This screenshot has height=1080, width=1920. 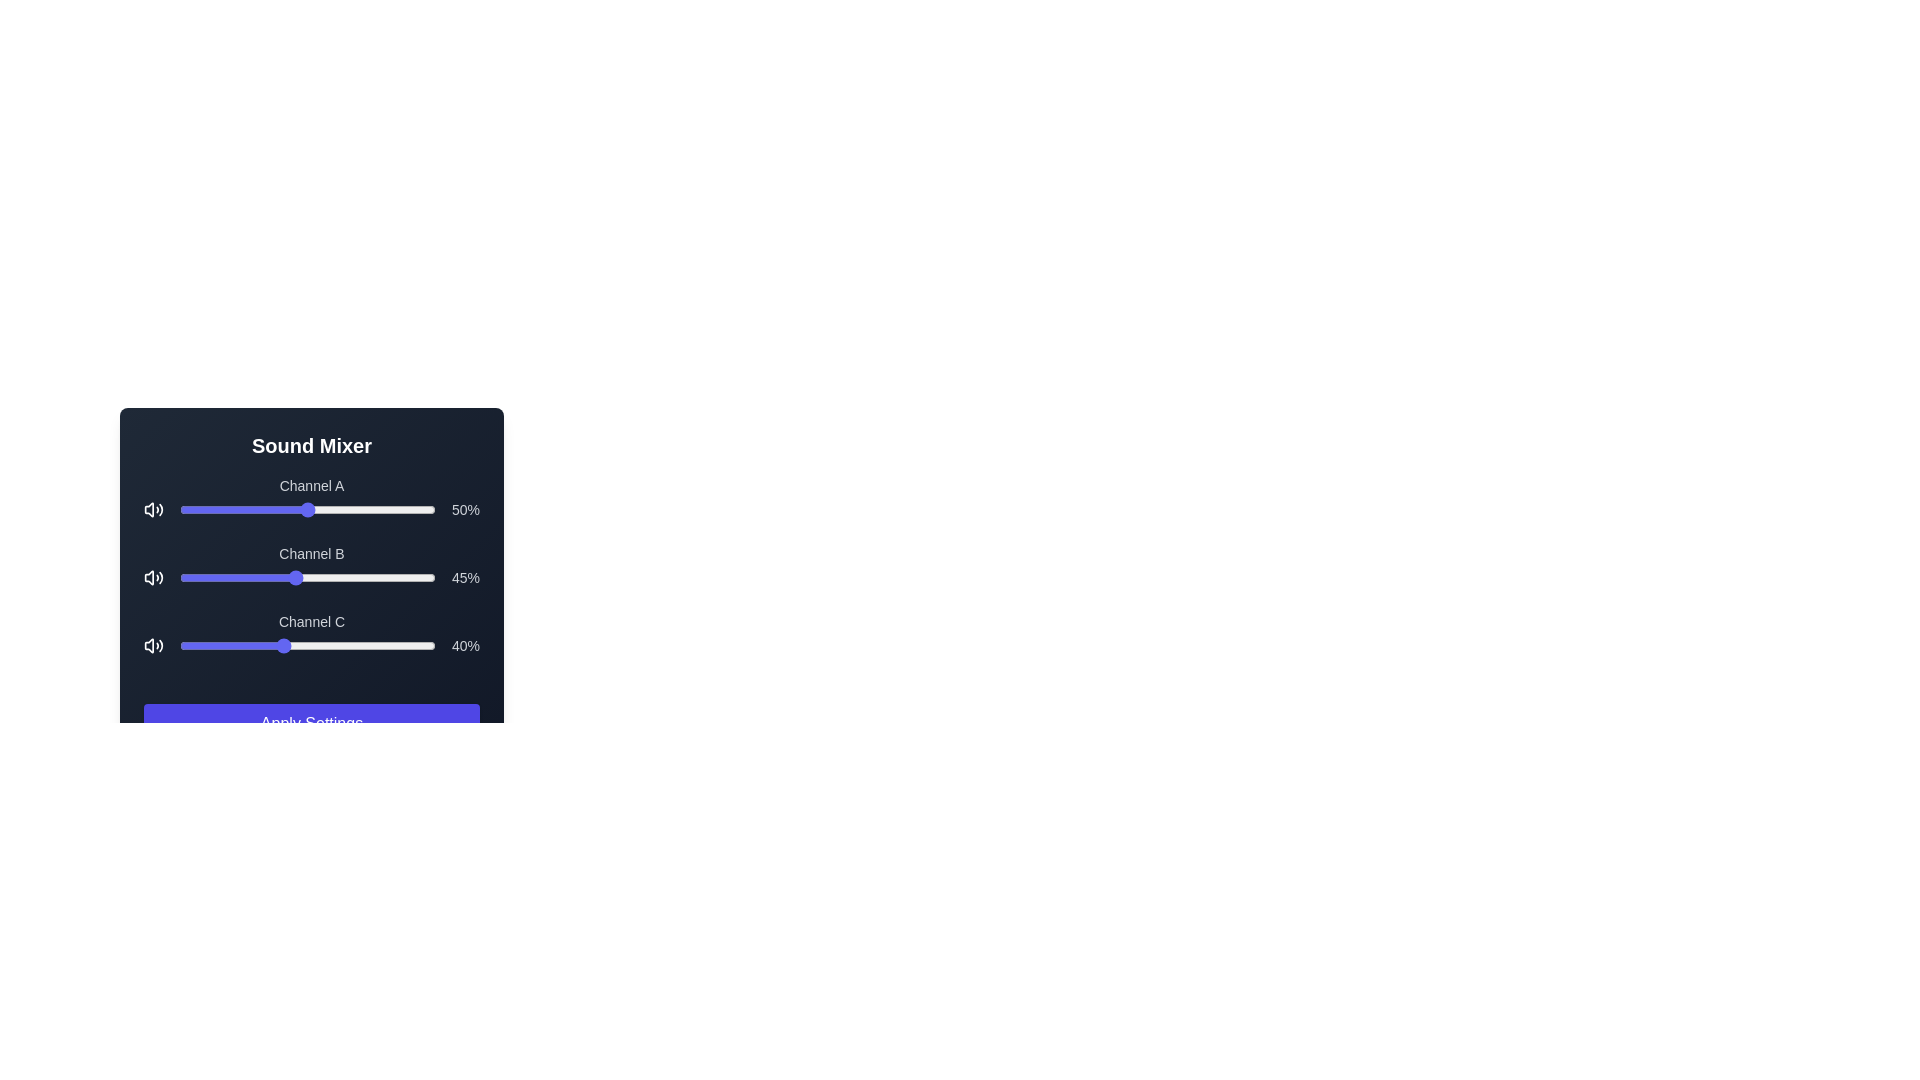 What do you see at coordinates (187, 508) in the screenshot?
I see `Channel A volume` at bounding box center [187, 508].